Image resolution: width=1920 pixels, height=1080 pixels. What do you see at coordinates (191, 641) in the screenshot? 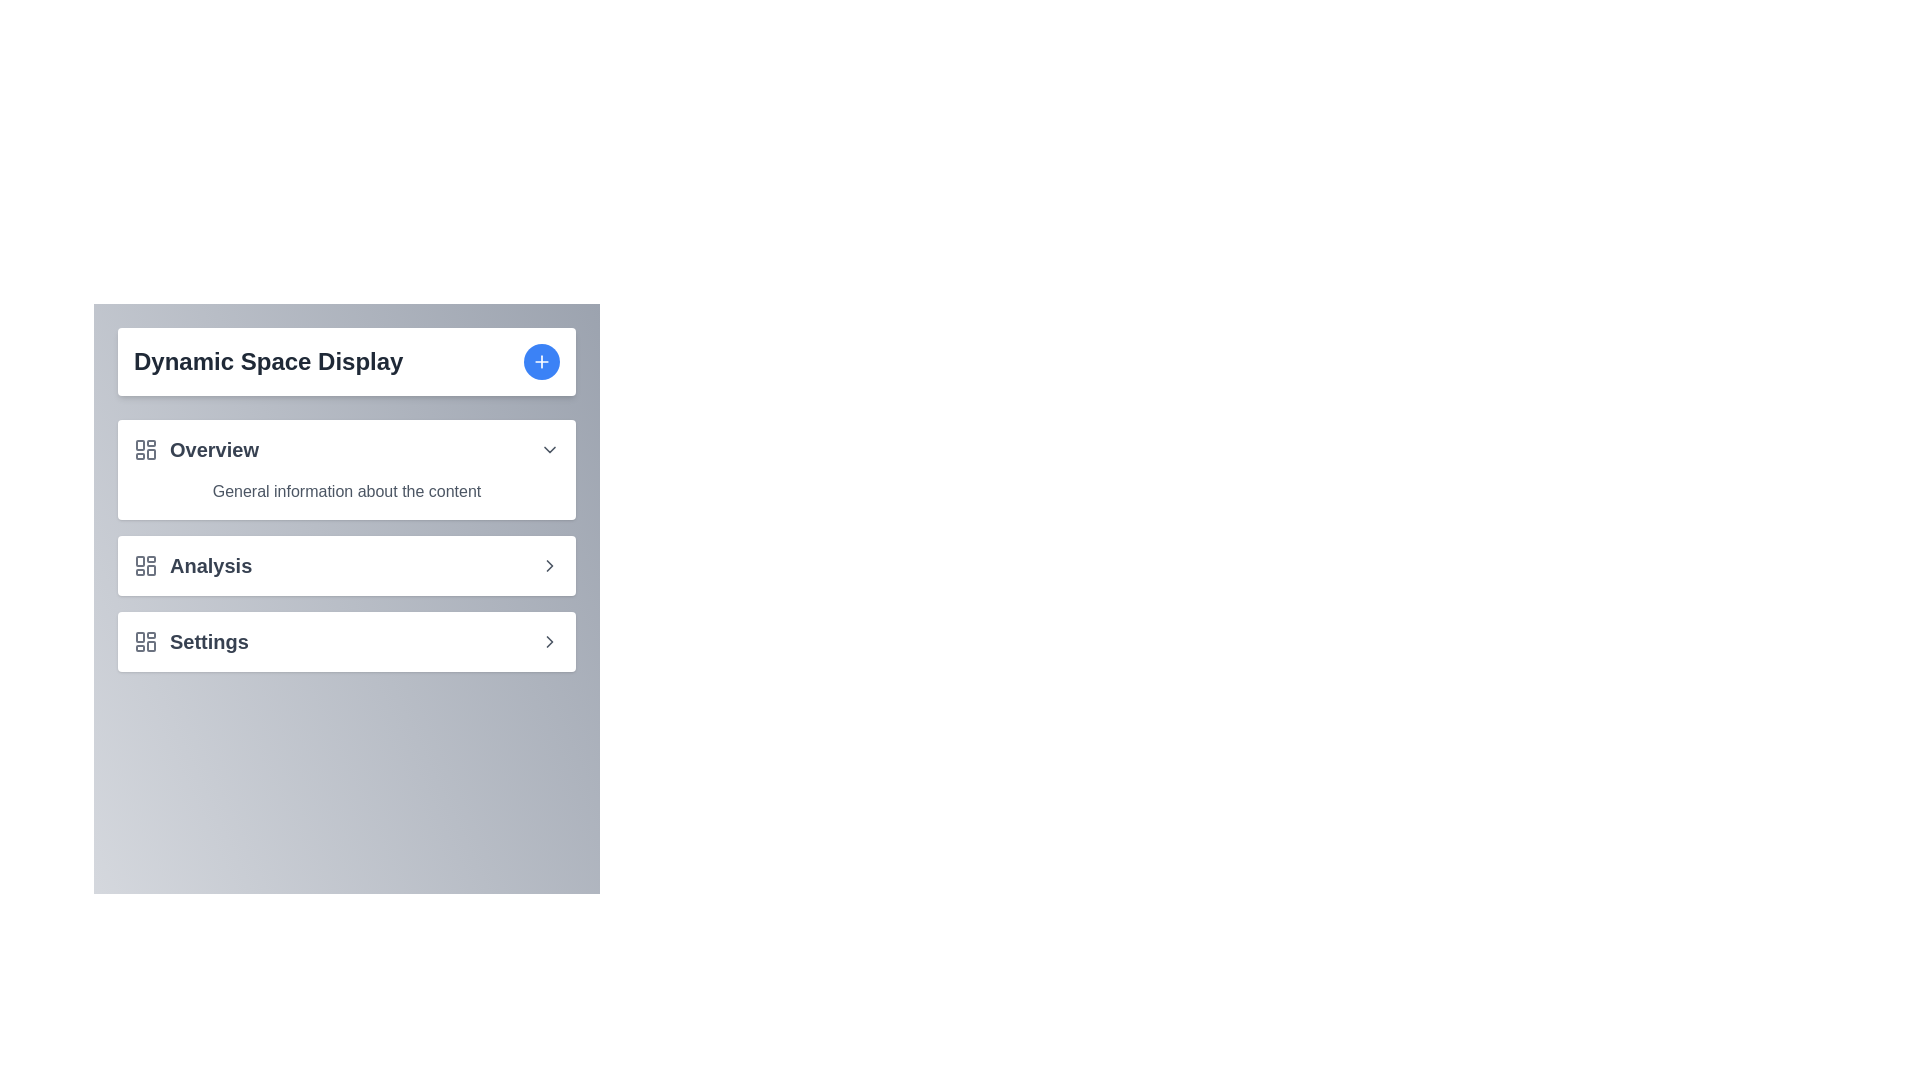
I see `the third item` at bounding box center [191, 641].